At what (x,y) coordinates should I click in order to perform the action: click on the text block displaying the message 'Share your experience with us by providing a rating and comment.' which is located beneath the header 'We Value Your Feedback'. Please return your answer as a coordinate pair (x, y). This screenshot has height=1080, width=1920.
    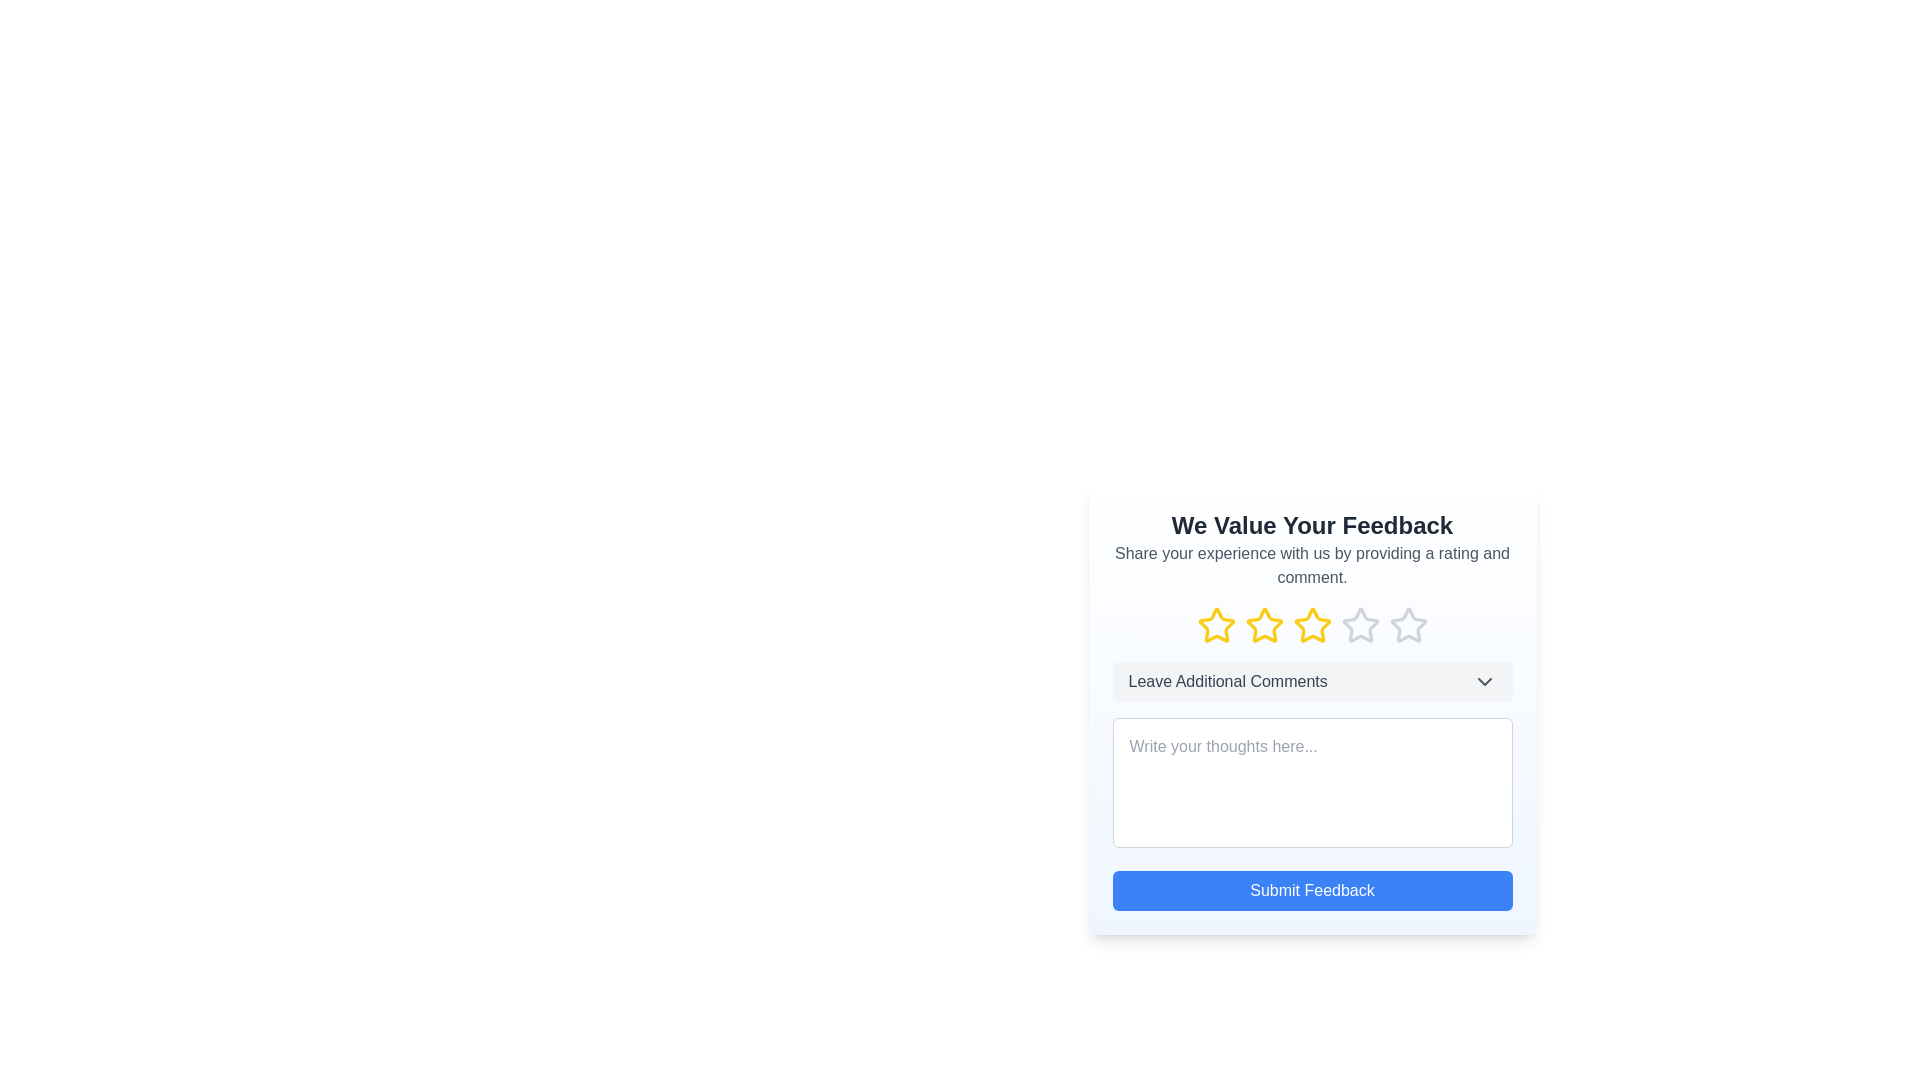
    Looking at the image, I should click on (1312, 566).